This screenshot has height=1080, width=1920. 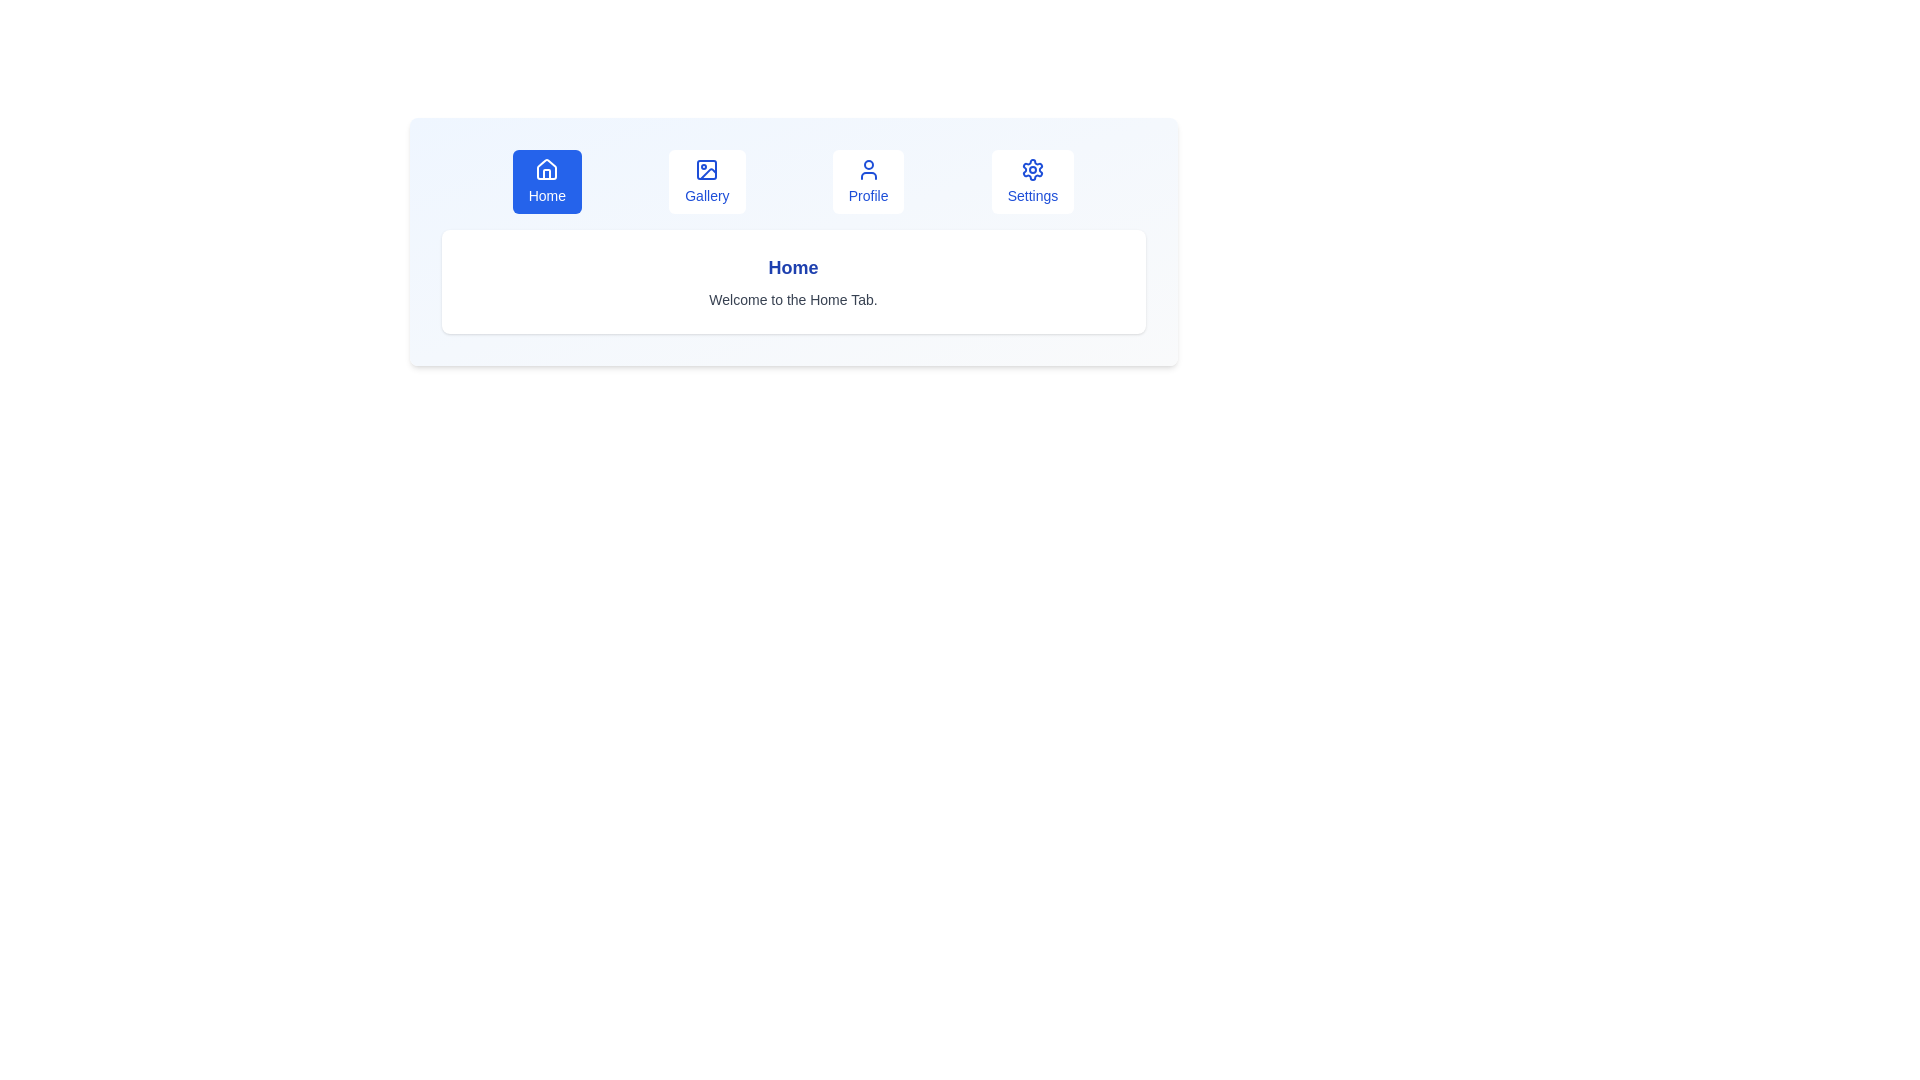 What do you see at coordinates (1032, 181) in the screenshot?
I see `the Settings tab to display its content` at bounding box center [1032, 181].